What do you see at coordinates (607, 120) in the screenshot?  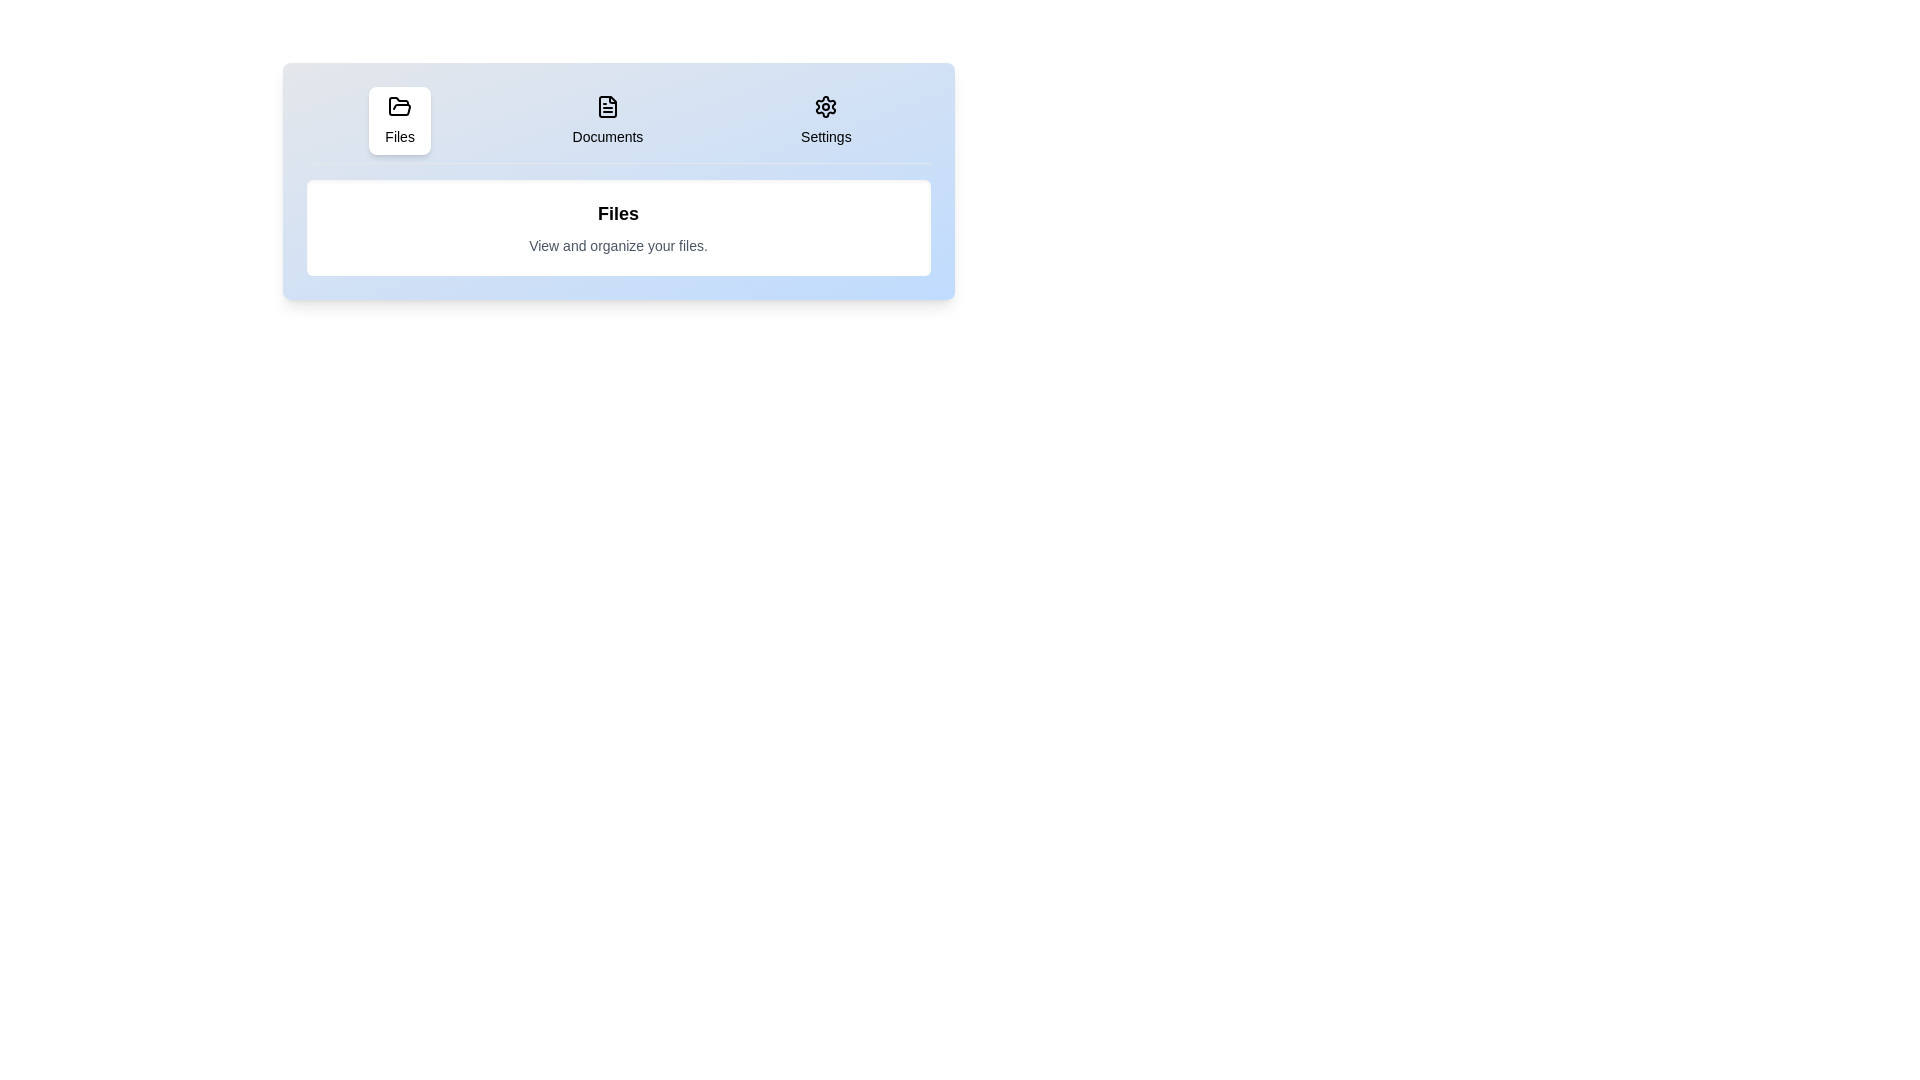 I see `the Documents tab by clicking the corresponding tab button` at bounding box center [607, 120].